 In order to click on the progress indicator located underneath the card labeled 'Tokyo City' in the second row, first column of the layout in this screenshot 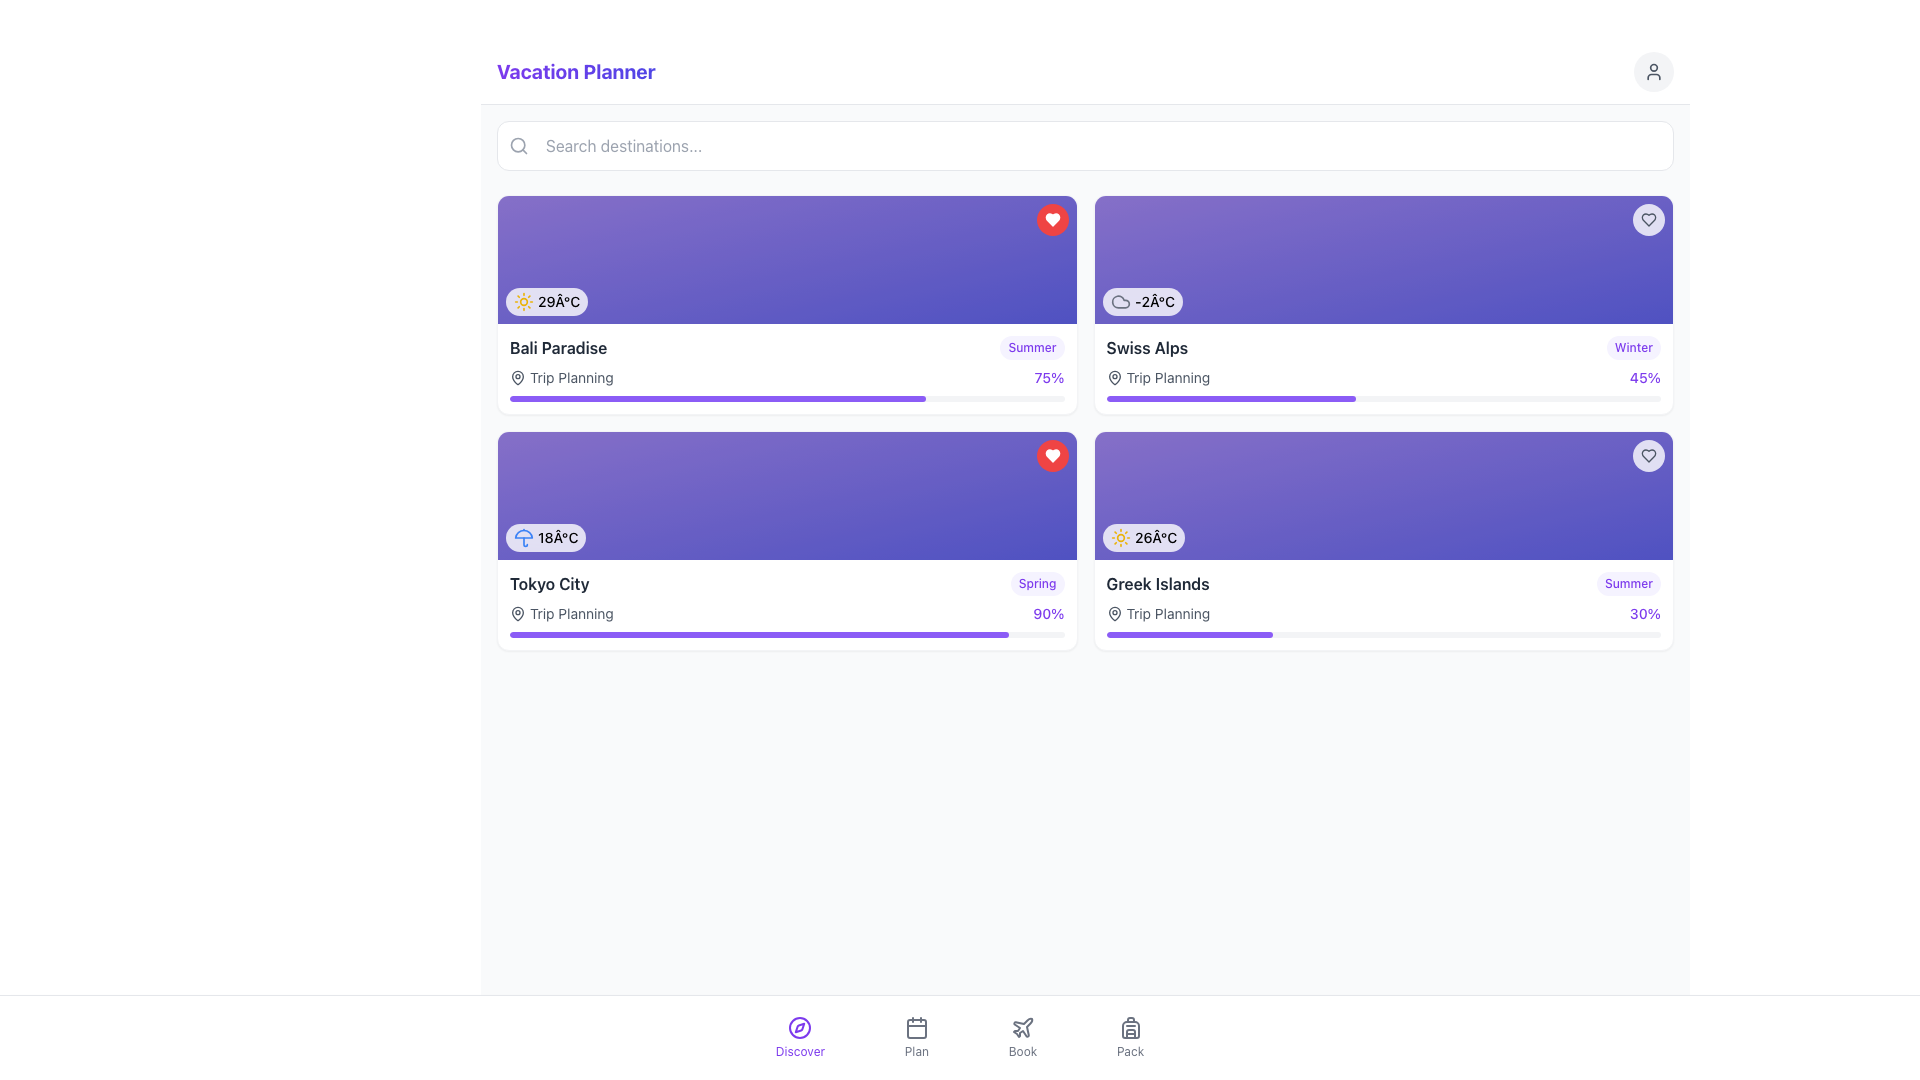, I will do `click(758, 635)`.